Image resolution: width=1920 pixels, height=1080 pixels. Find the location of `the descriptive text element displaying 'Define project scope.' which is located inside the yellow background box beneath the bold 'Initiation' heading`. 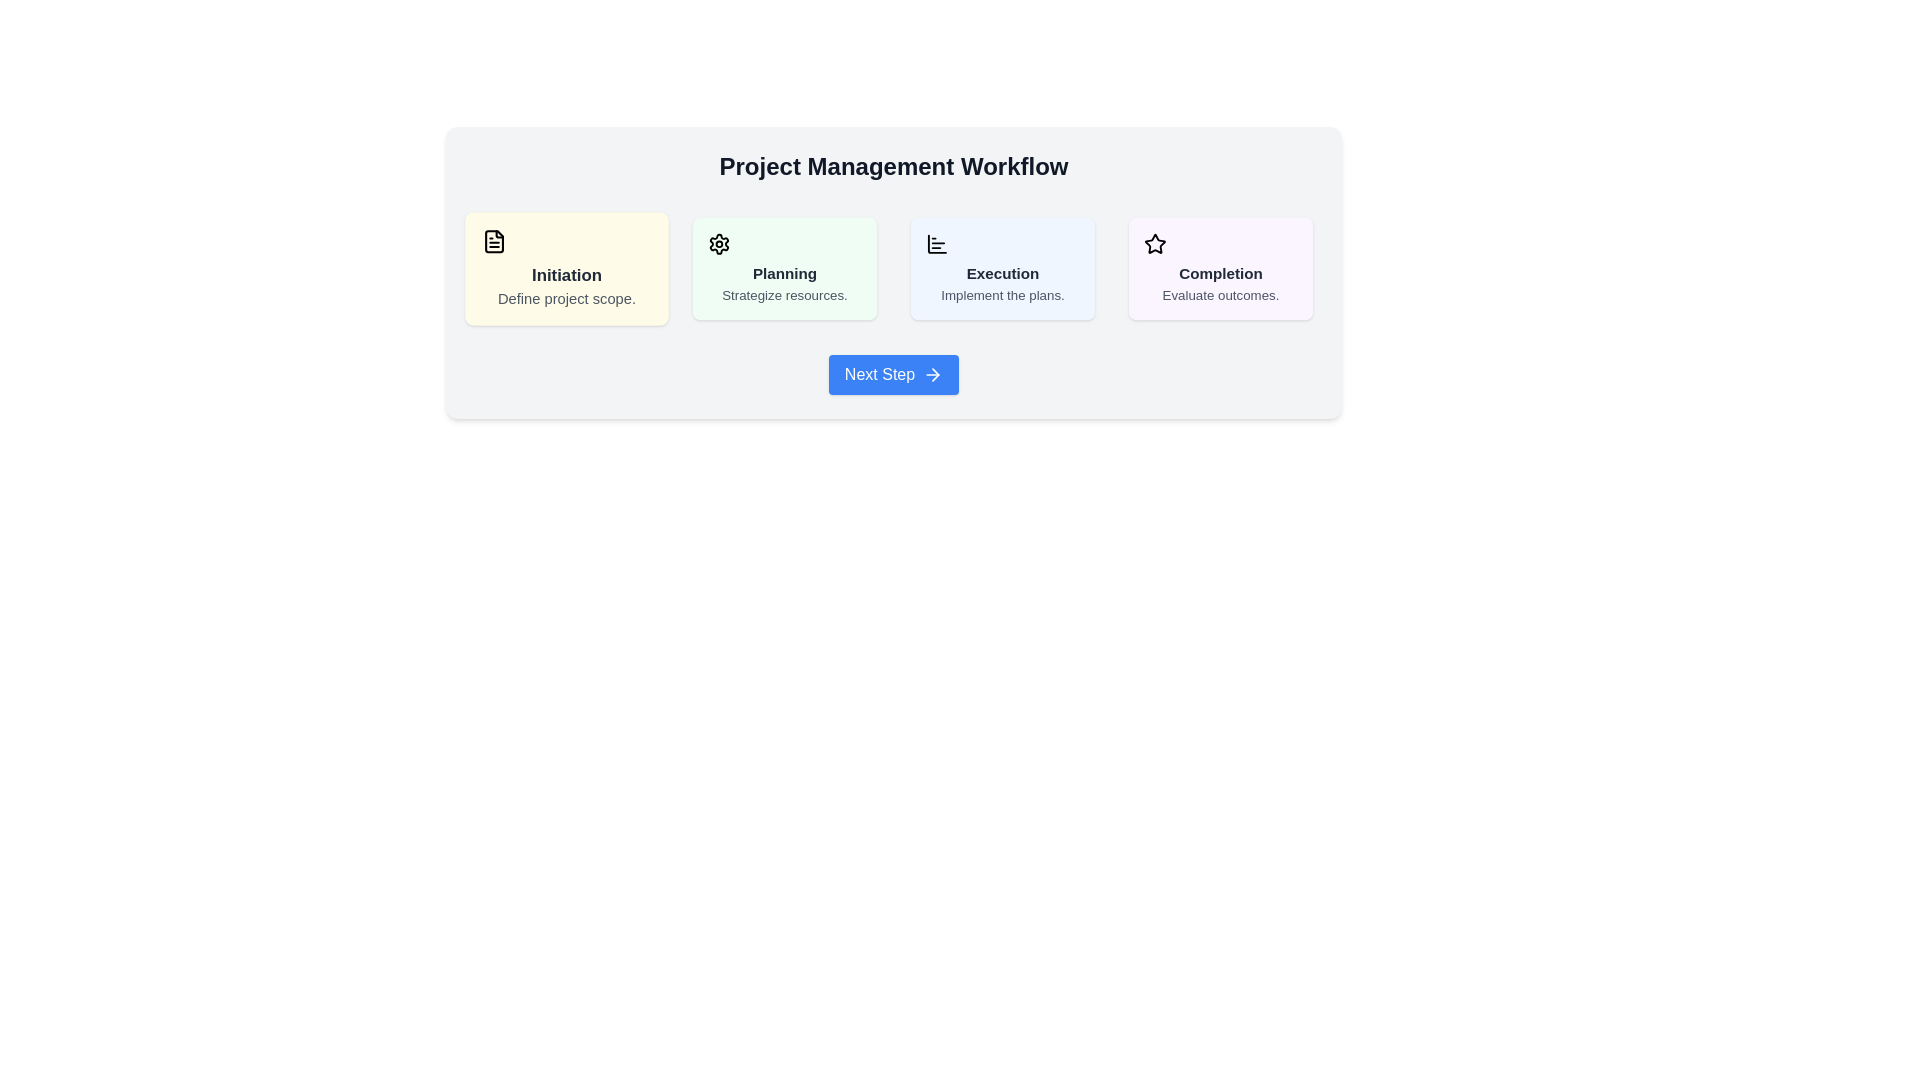

the descriptive text element displaying 'Define project scope.' which is located inside the yellow background box beneath the bold 'Initiation' heading is located at coordinates (565, 297).